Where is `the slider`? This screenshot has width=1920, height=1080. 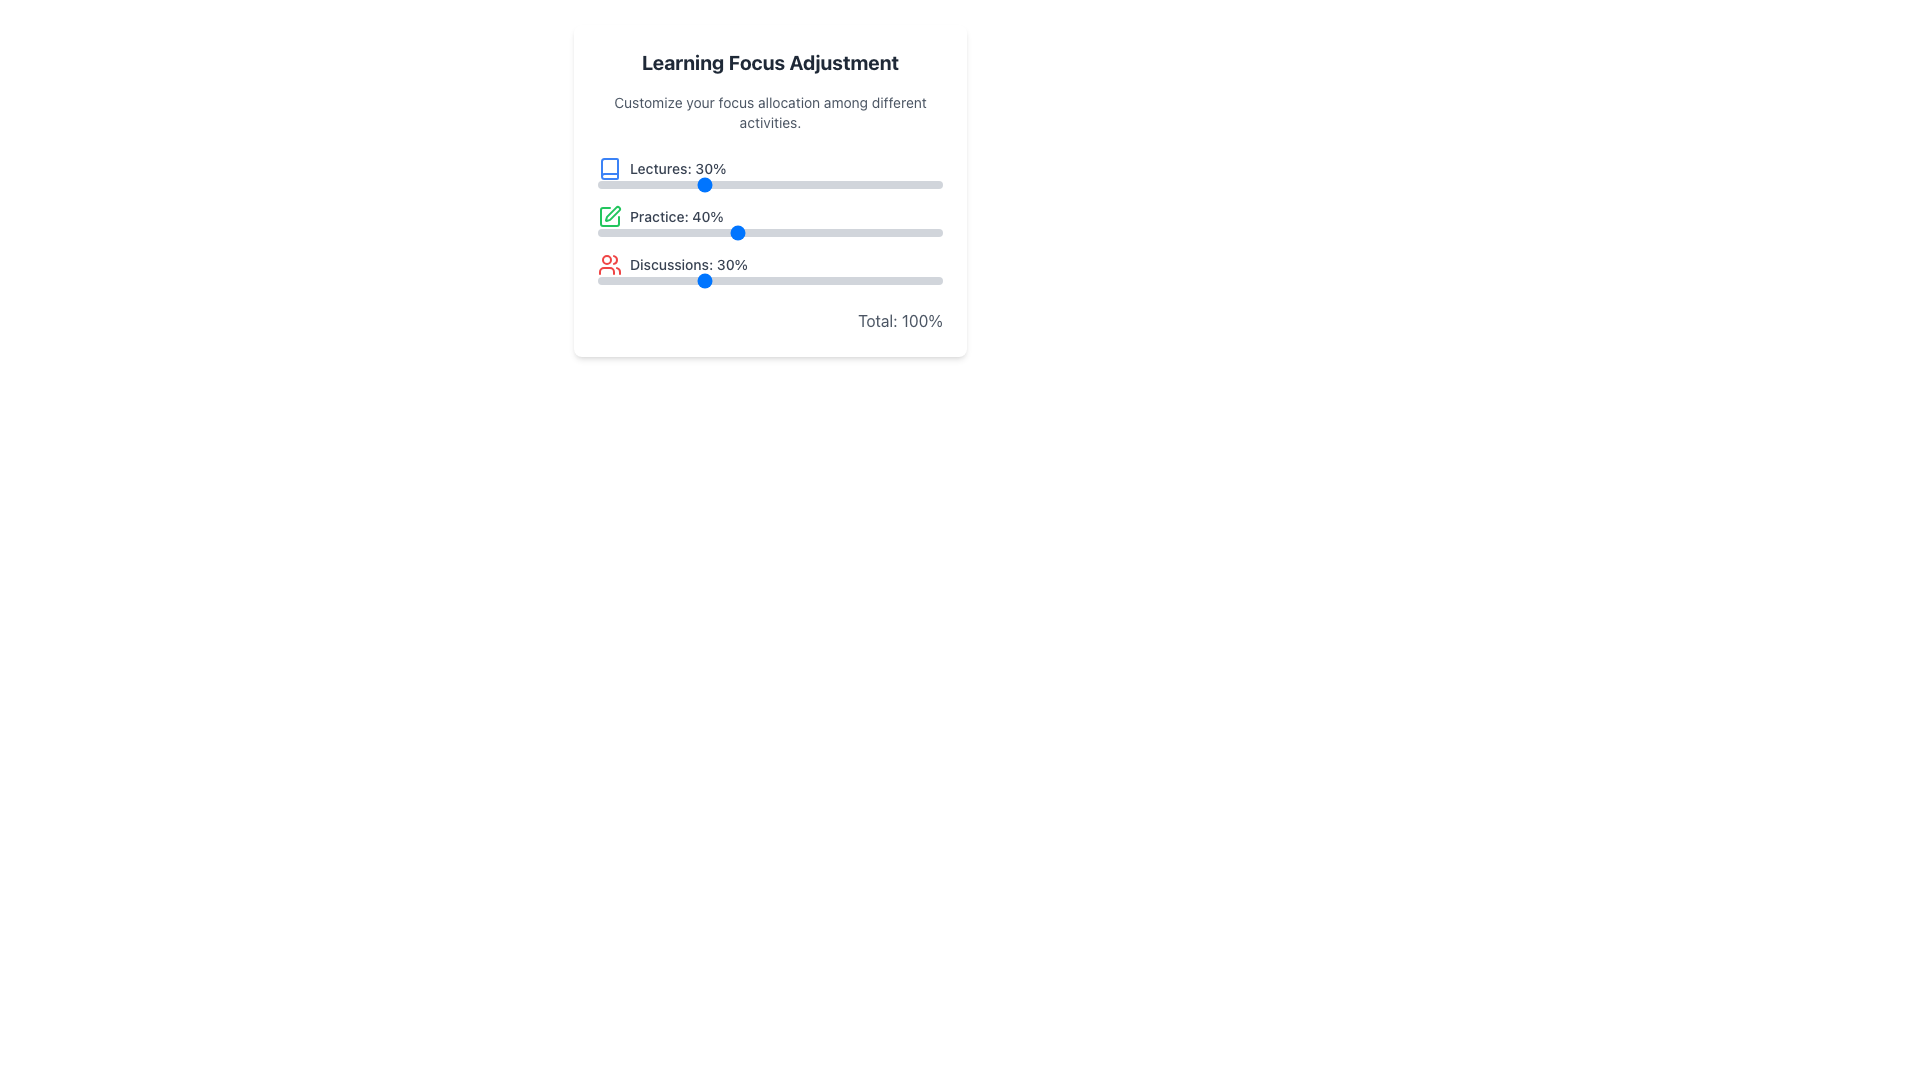 the slider is located at coordinates (603, 185).